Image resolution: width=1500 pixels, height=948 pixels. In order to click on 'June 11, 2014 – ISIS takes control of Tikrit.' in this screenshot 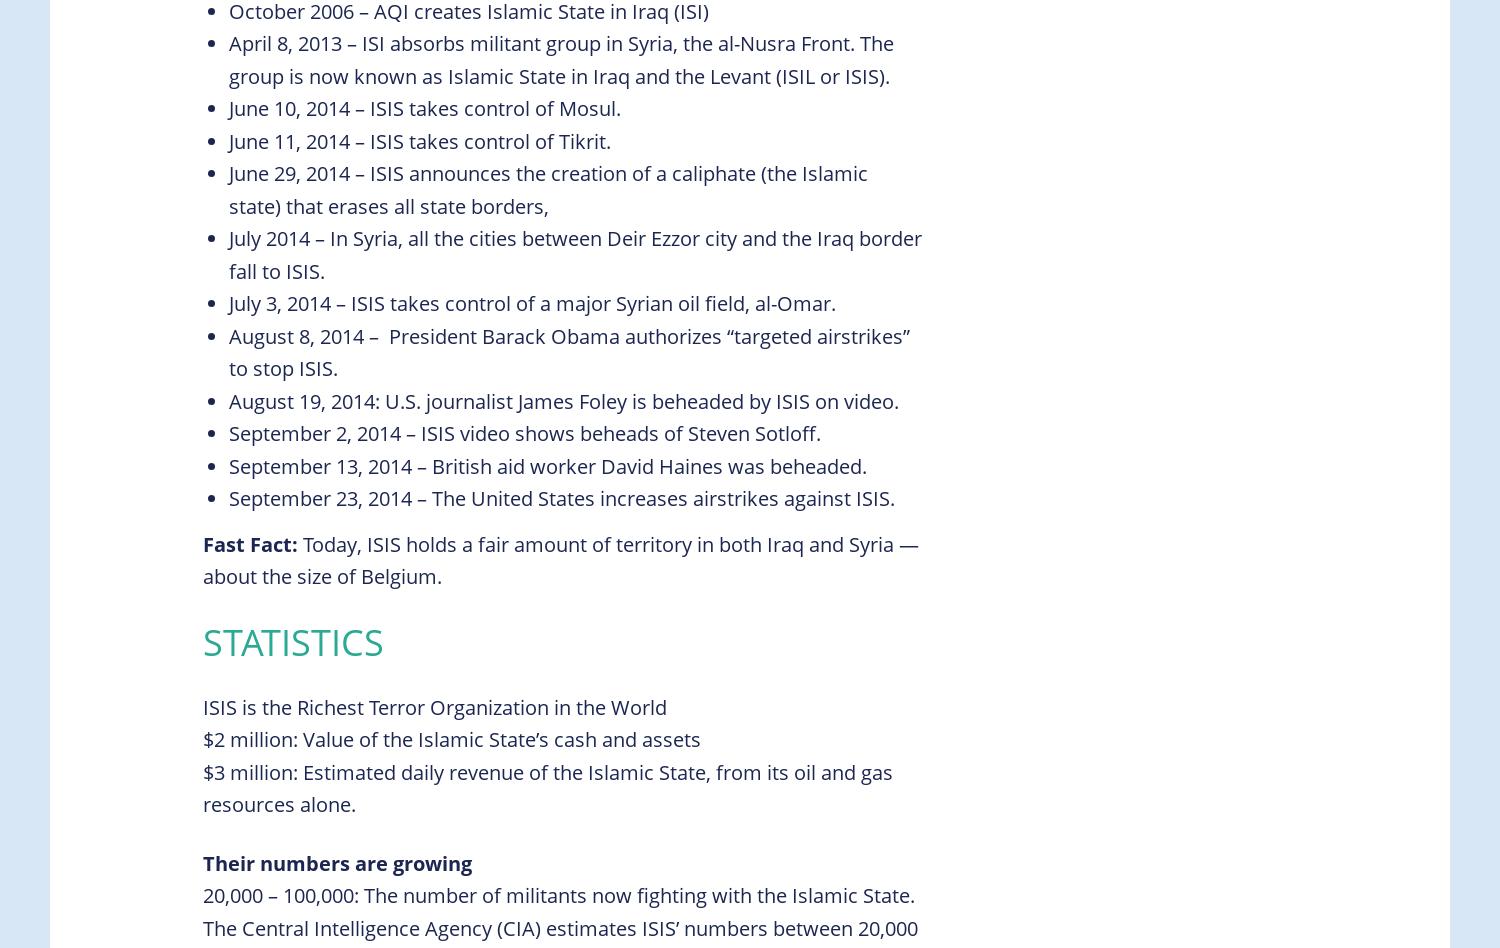, I will do `click(420, 139)`.